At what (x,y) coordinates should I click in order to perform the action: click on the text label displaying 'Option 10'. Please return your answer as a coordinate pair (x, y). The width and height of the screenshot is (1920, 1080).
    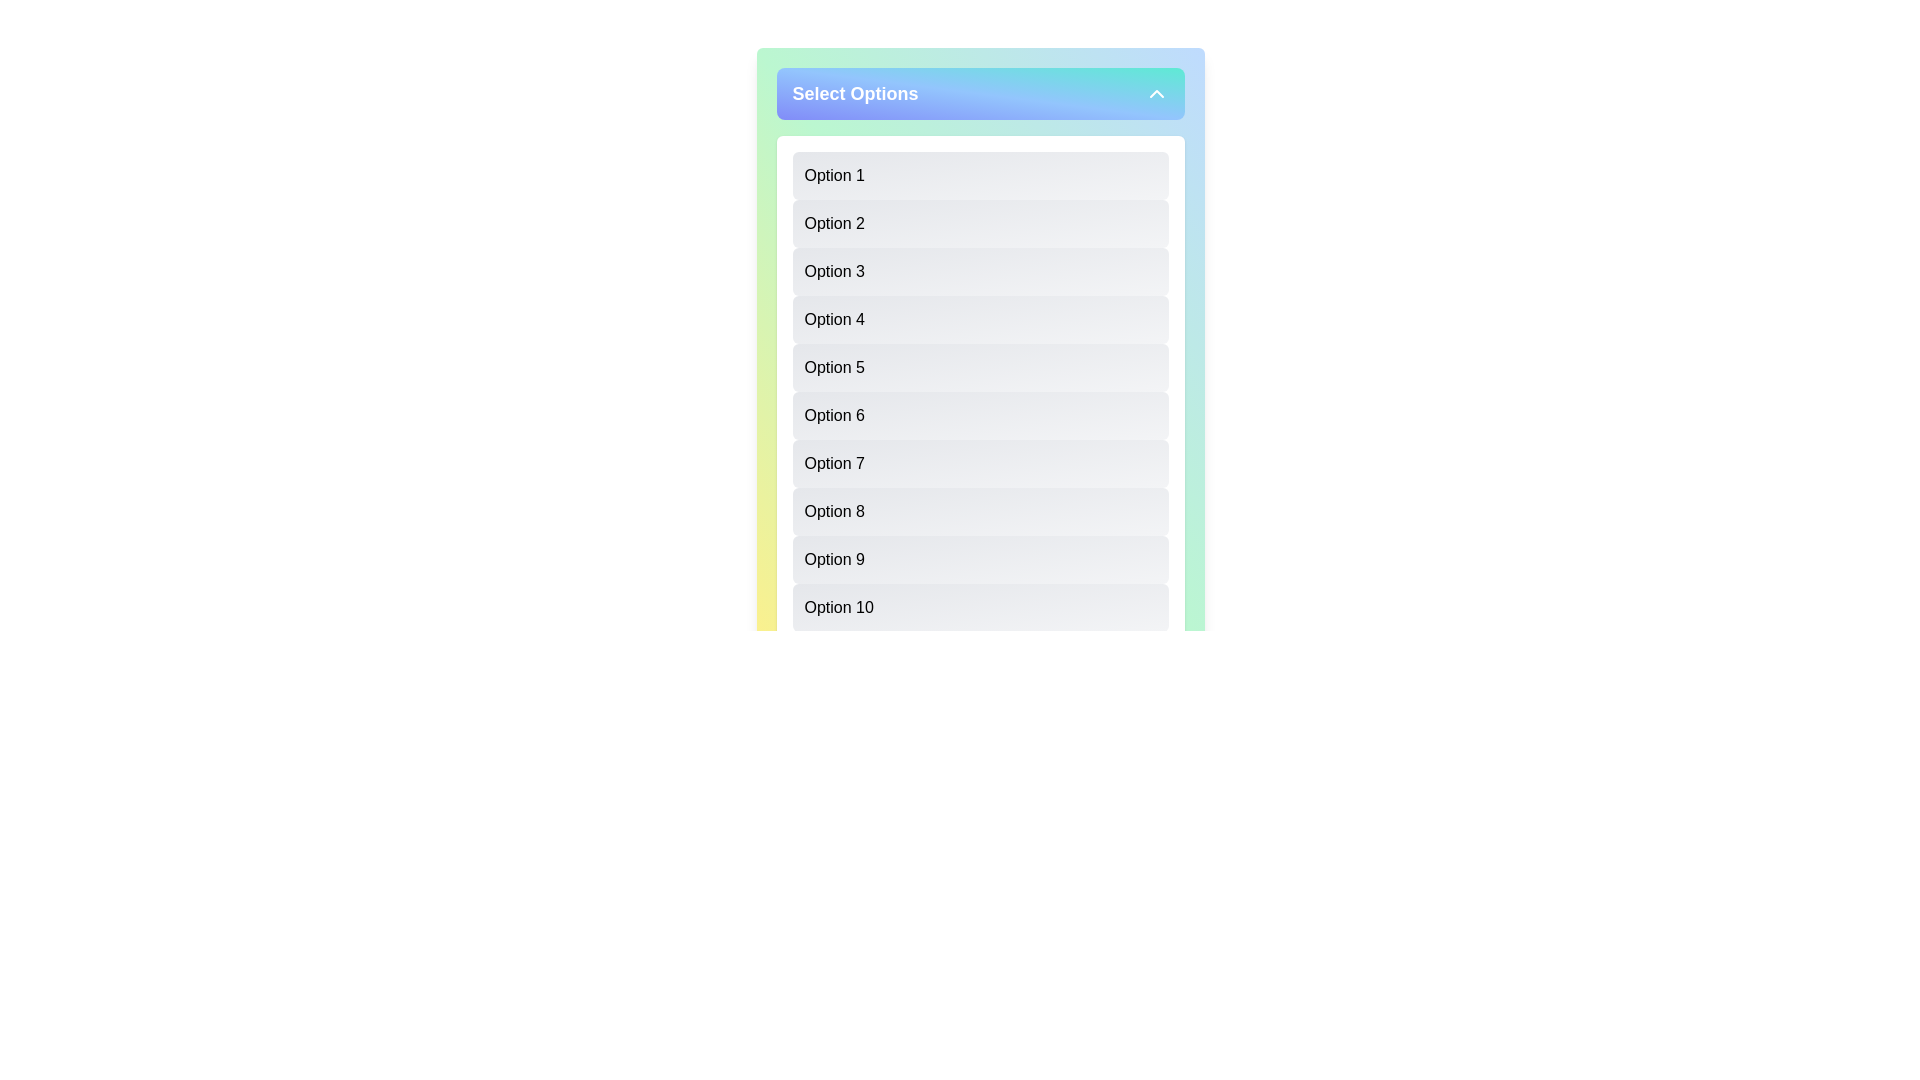
    Looking at the image, I should click on (839, 607).